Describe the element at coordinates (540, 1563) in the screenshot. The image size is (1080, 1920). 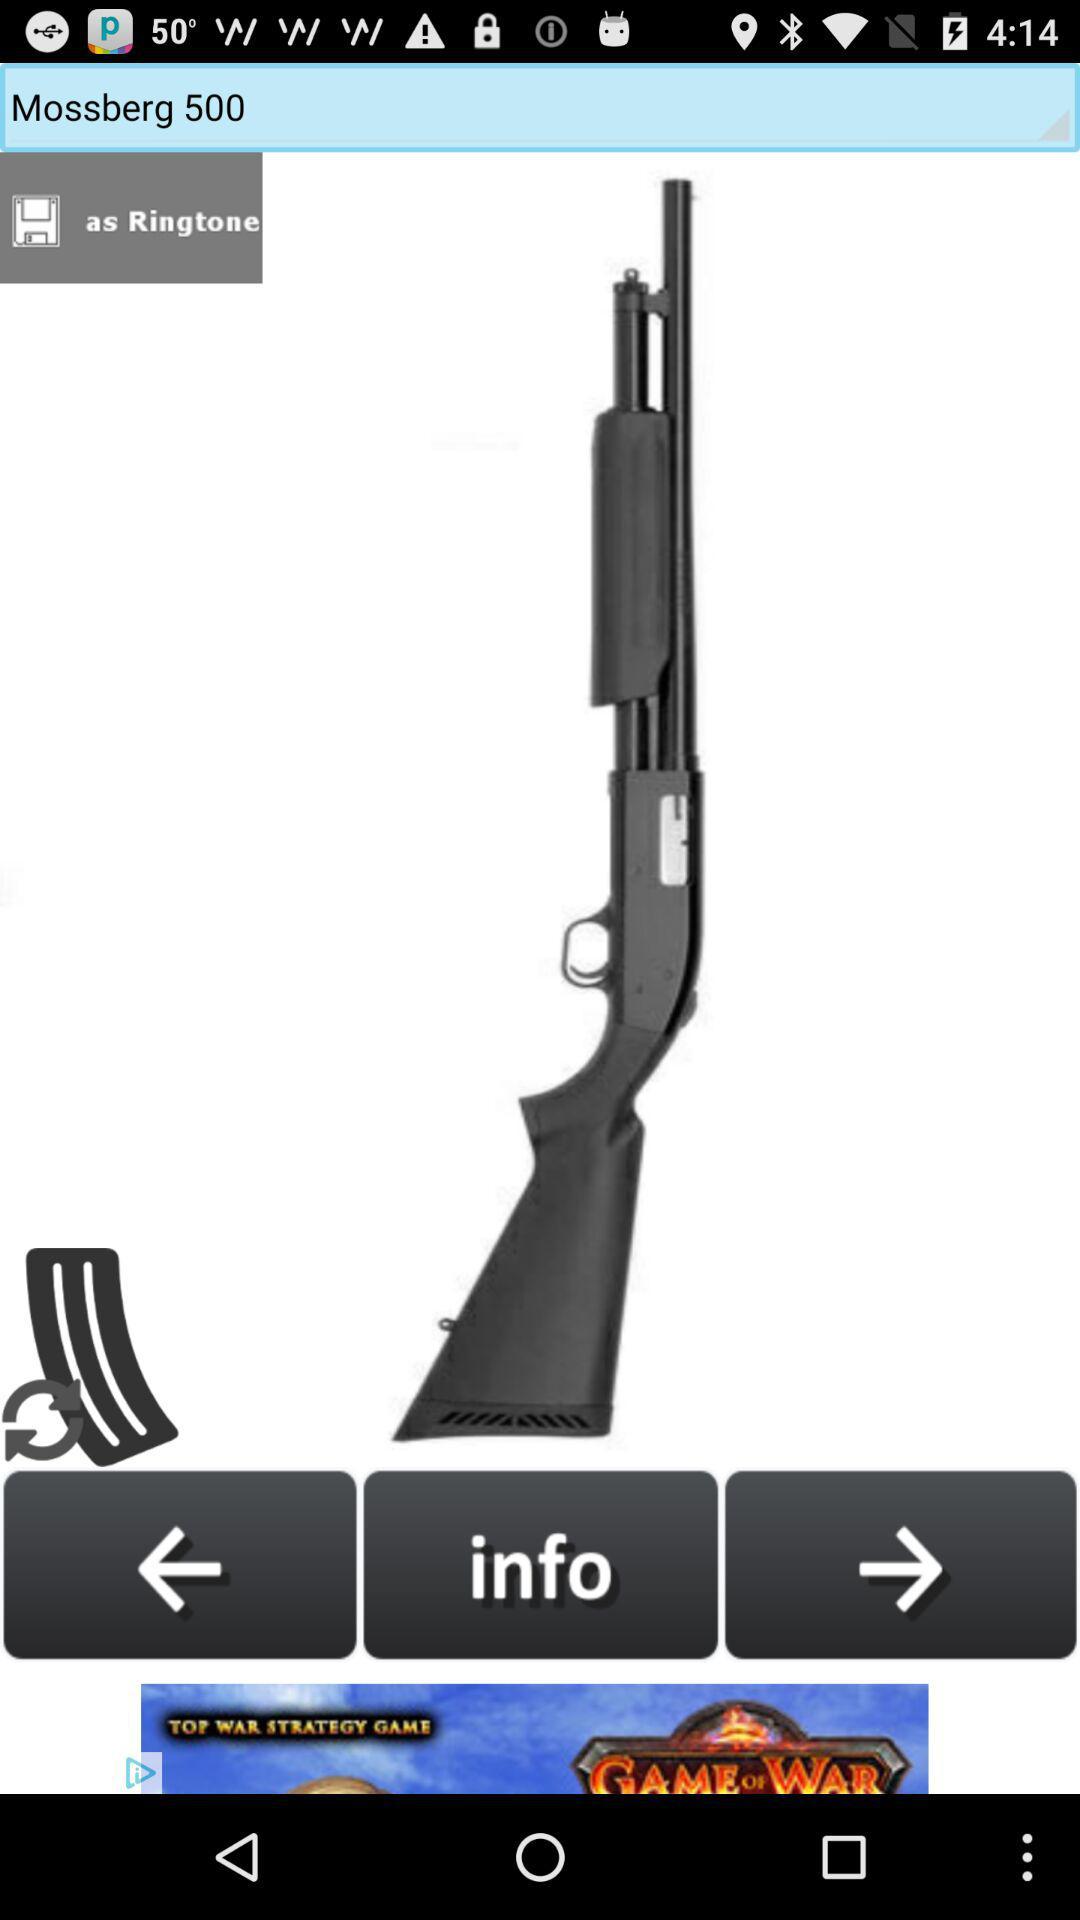
I see `see more information` at that location.